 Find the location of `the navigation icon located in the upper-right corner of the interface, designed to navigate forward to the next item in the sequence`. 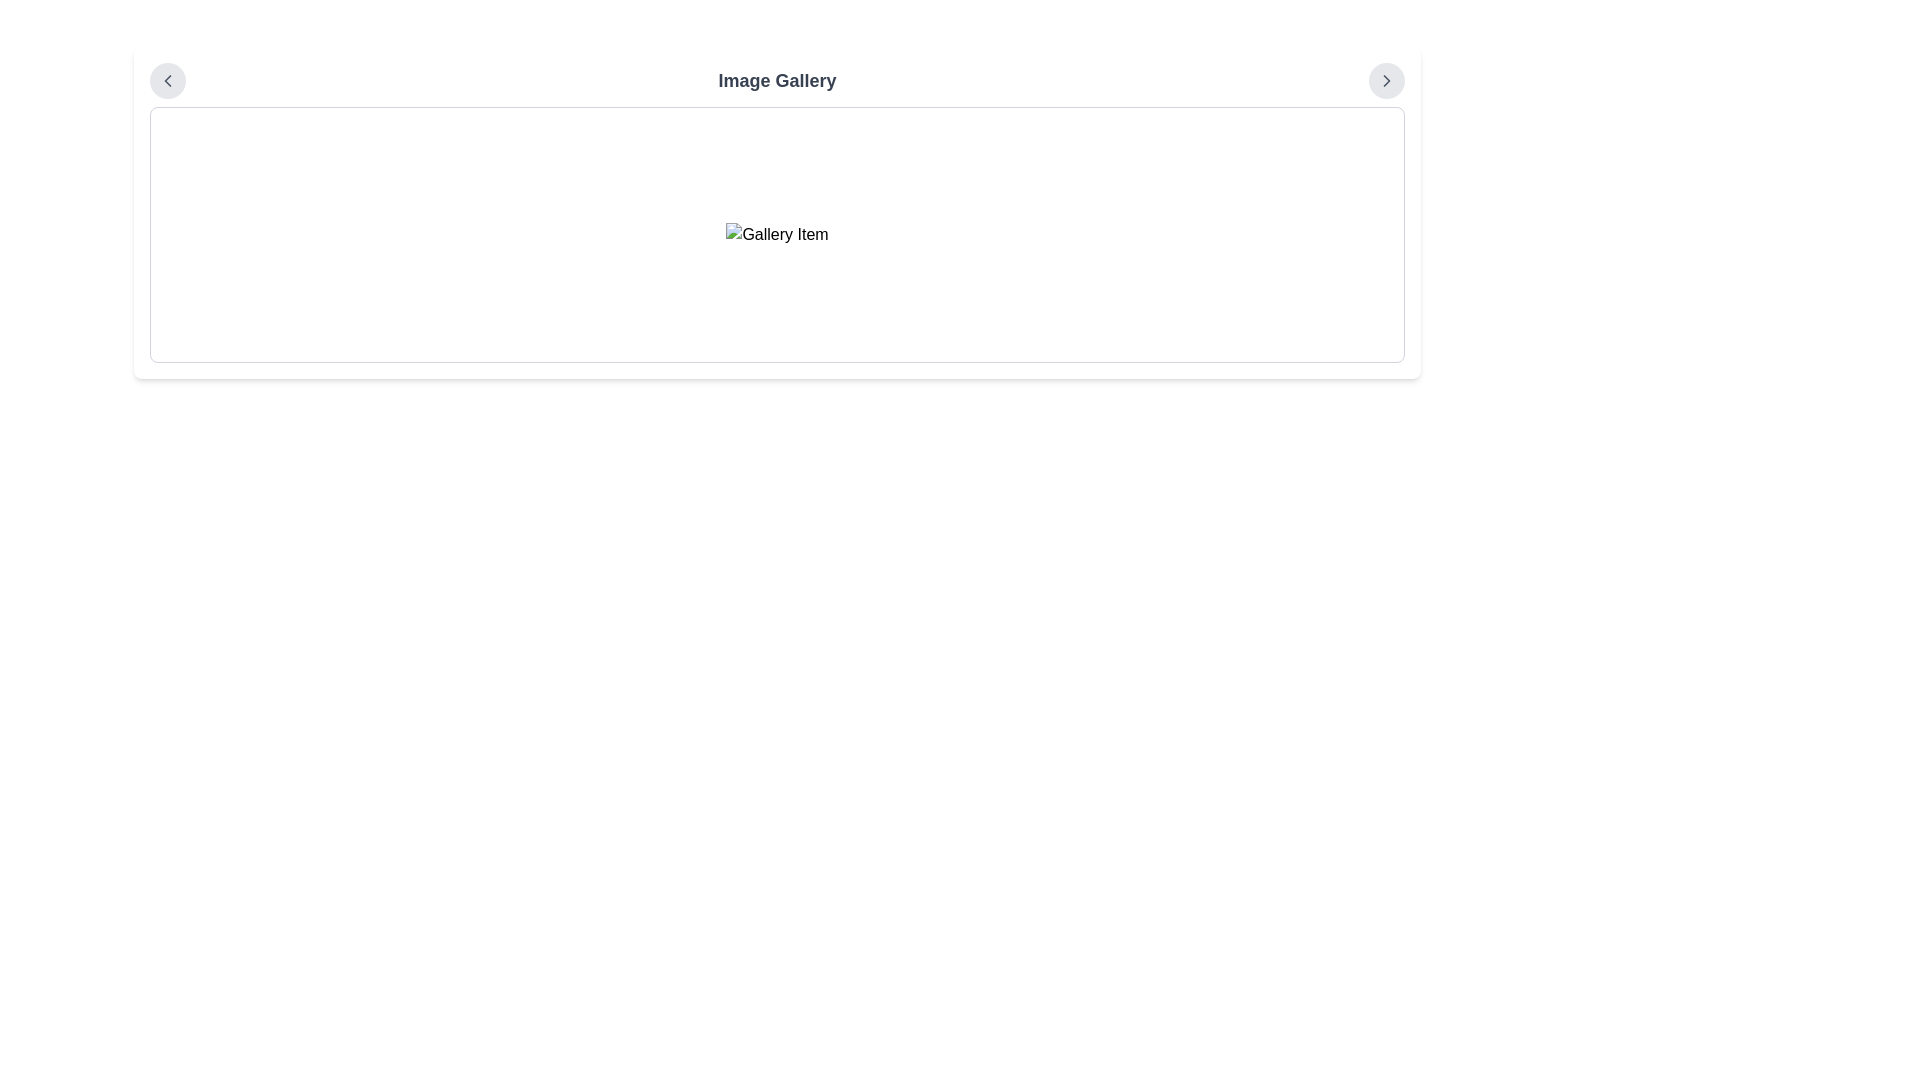

the navigation icon located in the upper-right corner of the interface, designed to navigate forward to the next item in the sequence is located at coordinates (1386, 80).